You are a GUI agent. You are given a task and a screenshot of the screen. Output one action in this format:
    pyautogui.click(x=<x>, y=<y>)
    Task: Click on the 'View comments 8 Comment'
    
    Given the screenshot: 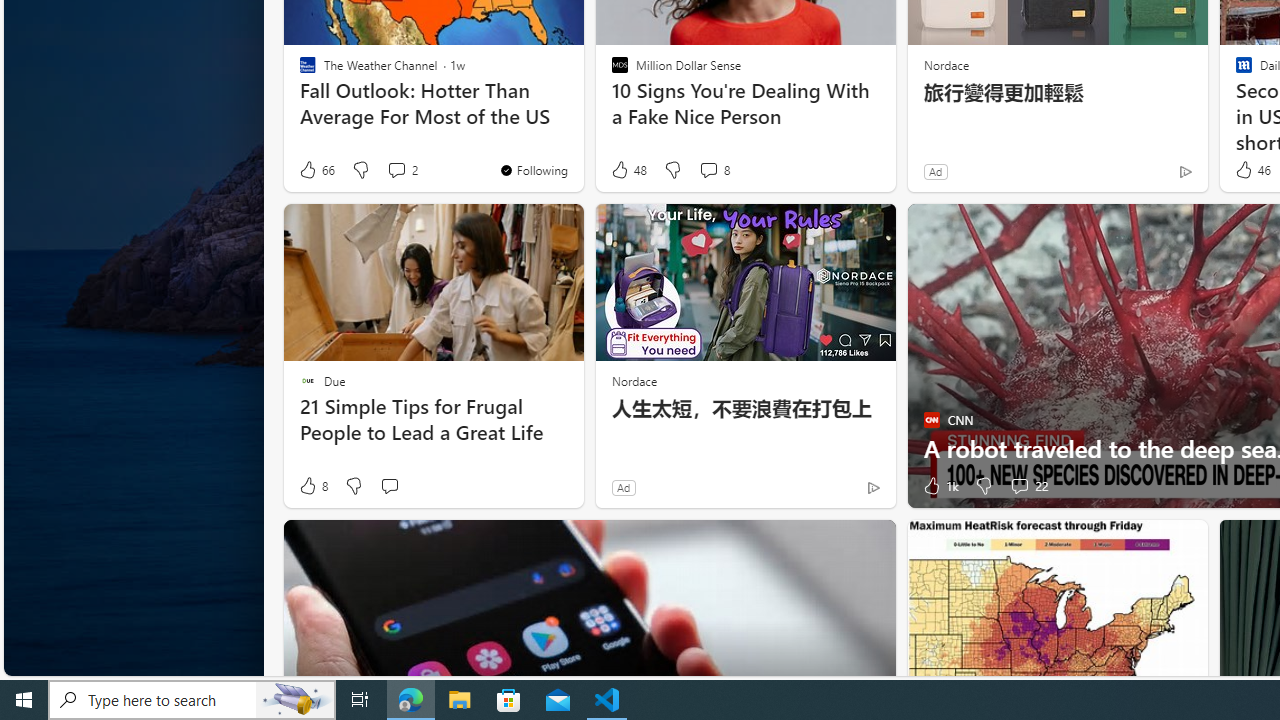 What is the action you would take?
    pyautogui.click(x=714, y=169)
    